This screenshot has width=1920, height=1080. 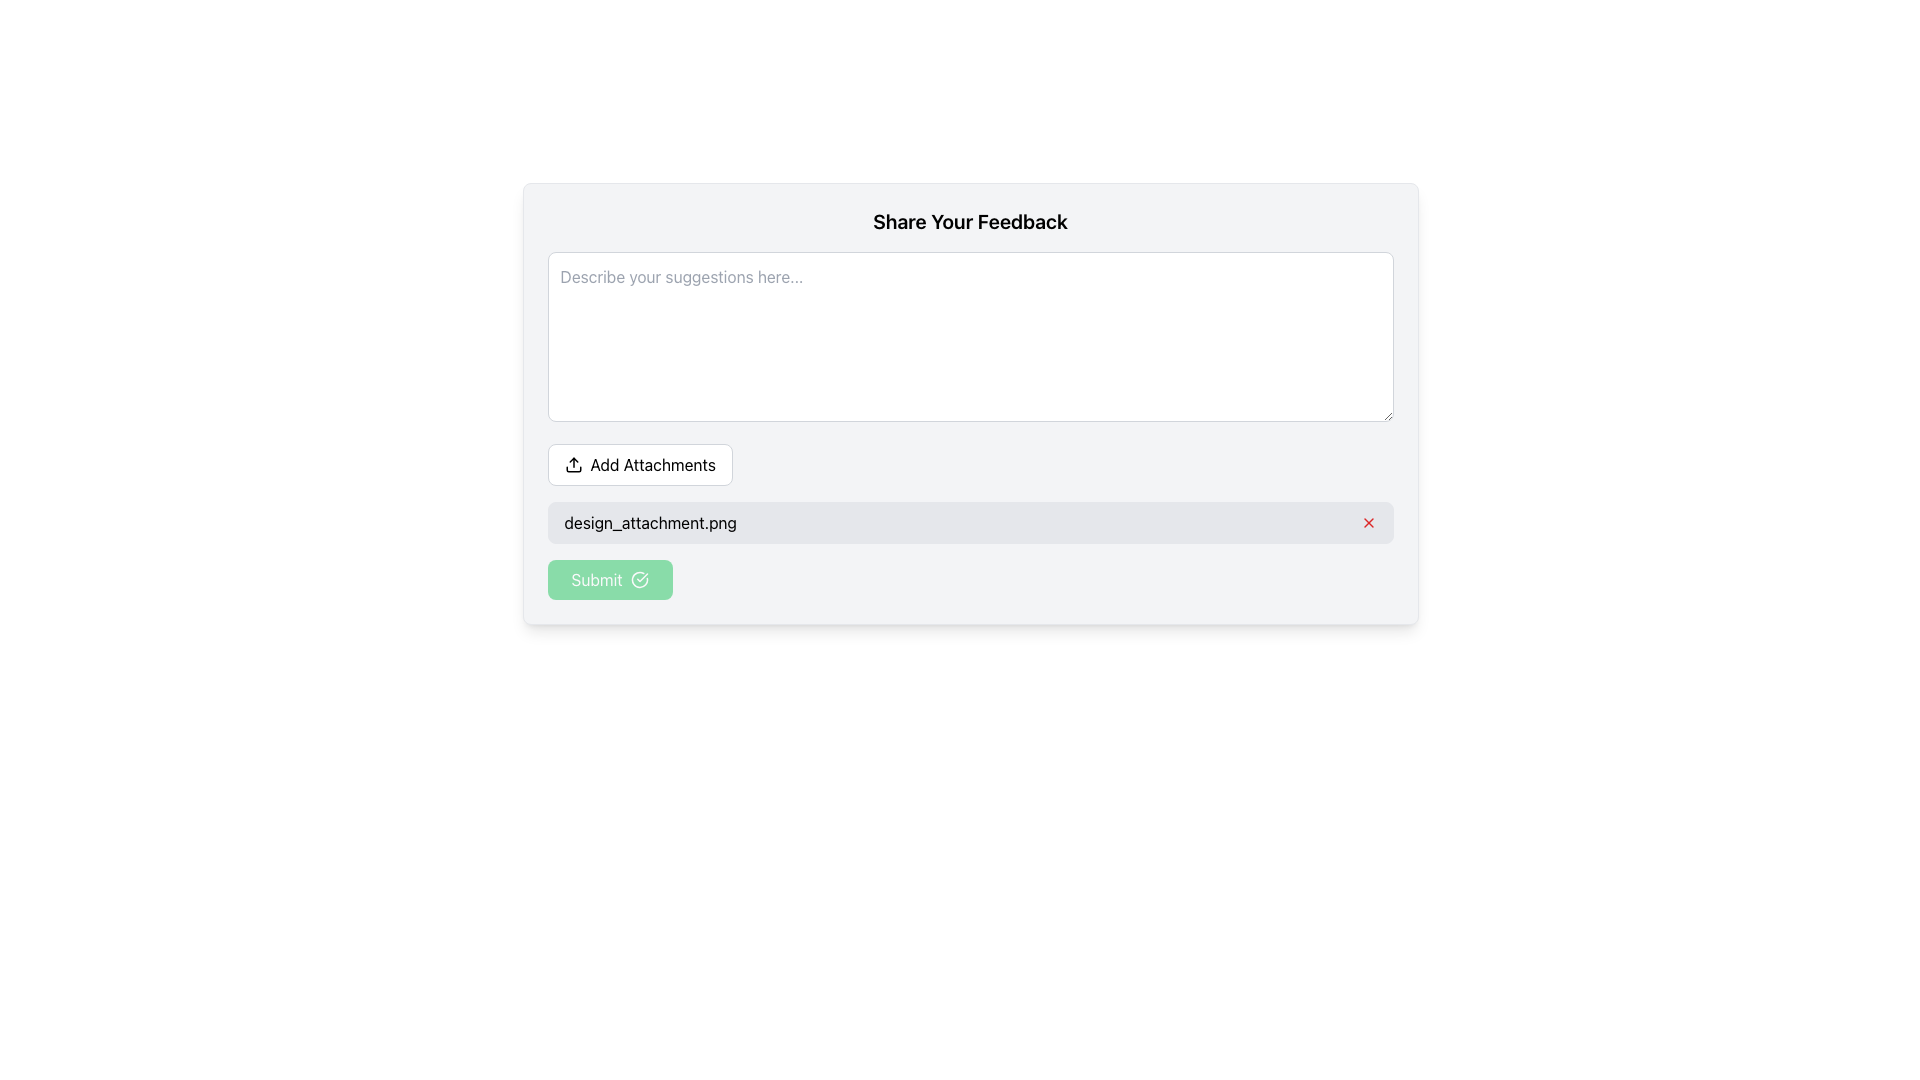 I want to click on the file upload button located beneath the 'Share Your Feedback' text input area, to the left of the displayed file name 'design_attachment.png', so click(x=640, y=465).